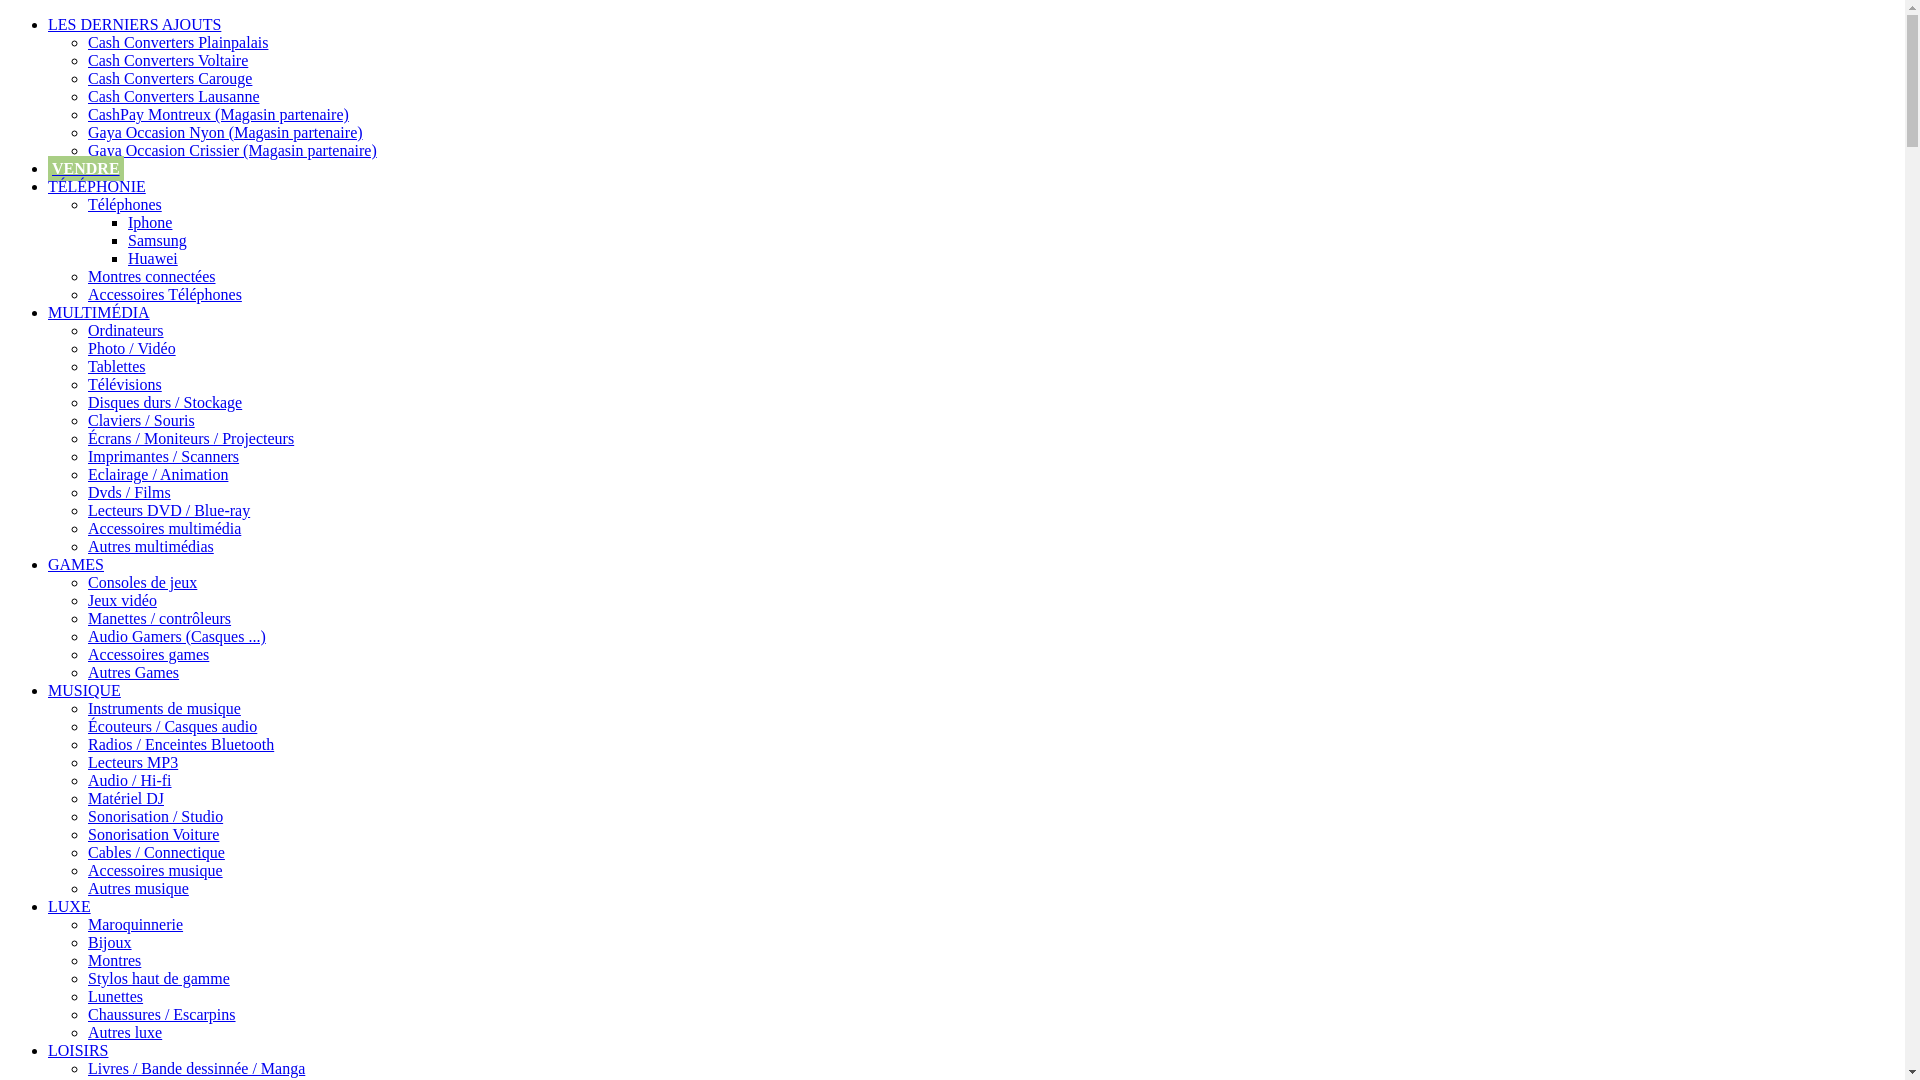  I want to click on 'Audio Gamers (Casques ...)', so click(177, 636).